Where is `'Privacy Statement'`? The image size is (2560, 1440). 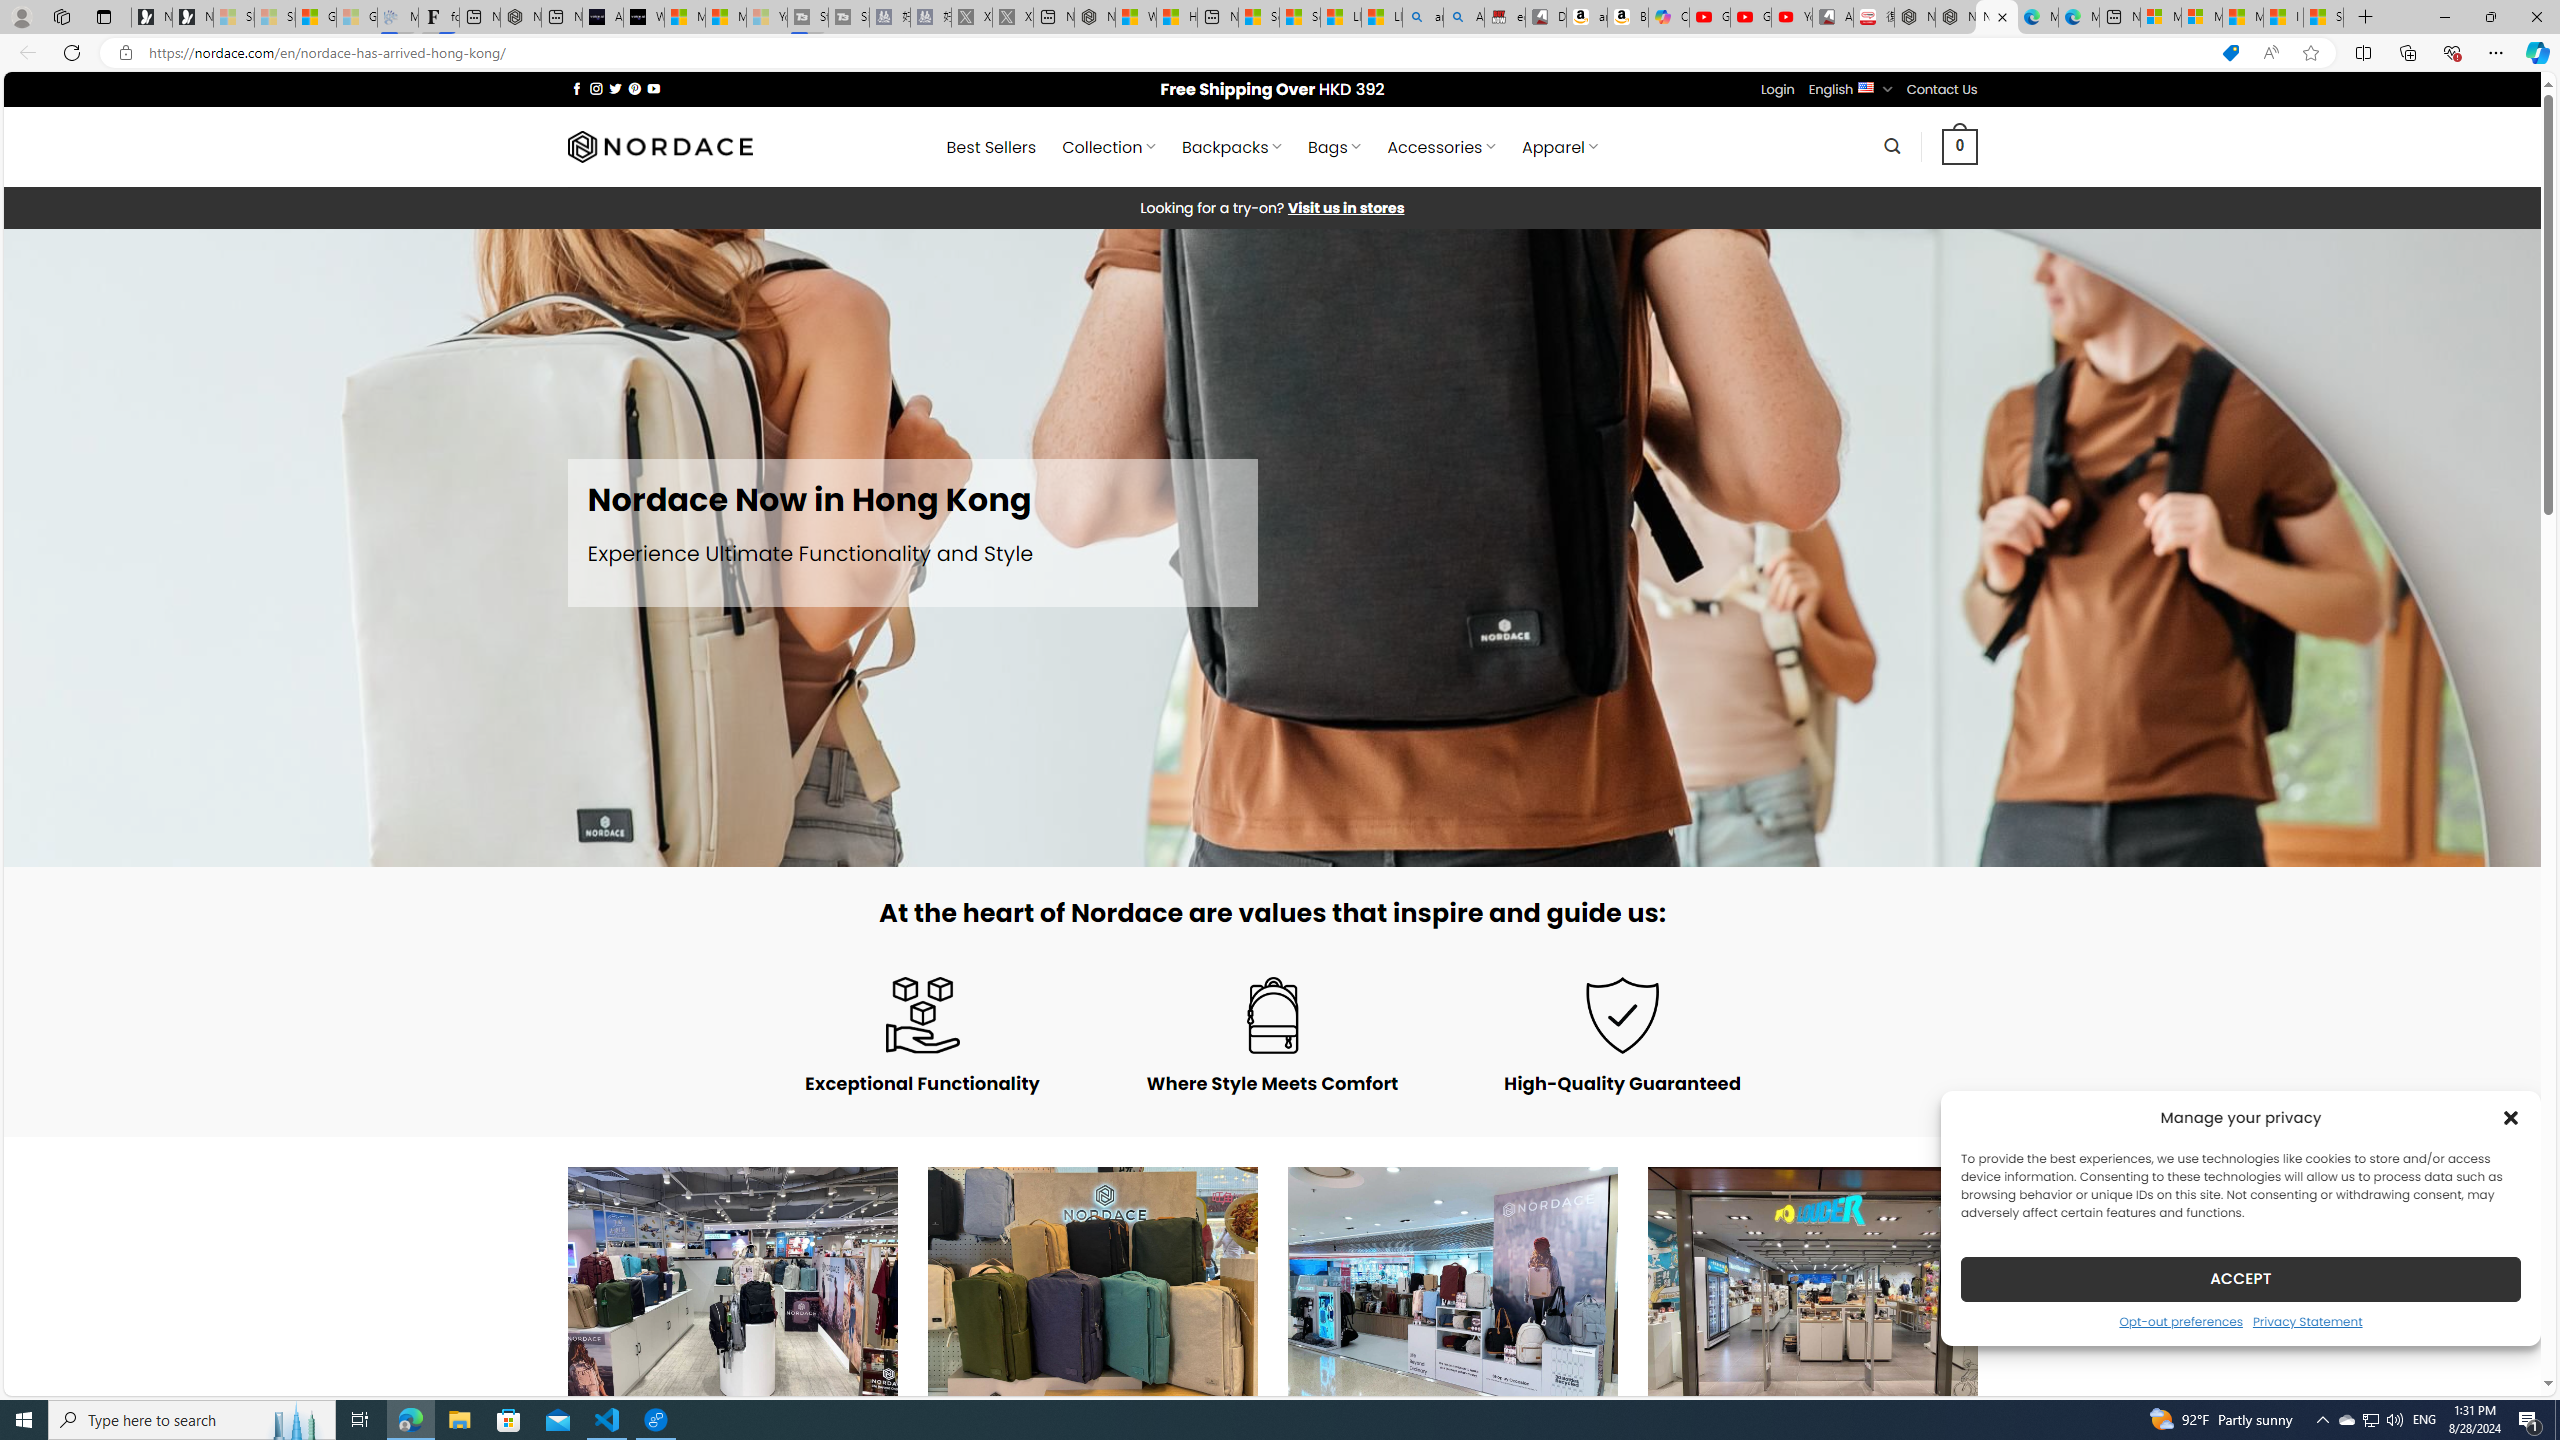
'Privacy Statement' is located at coordinates (2307, 1320).